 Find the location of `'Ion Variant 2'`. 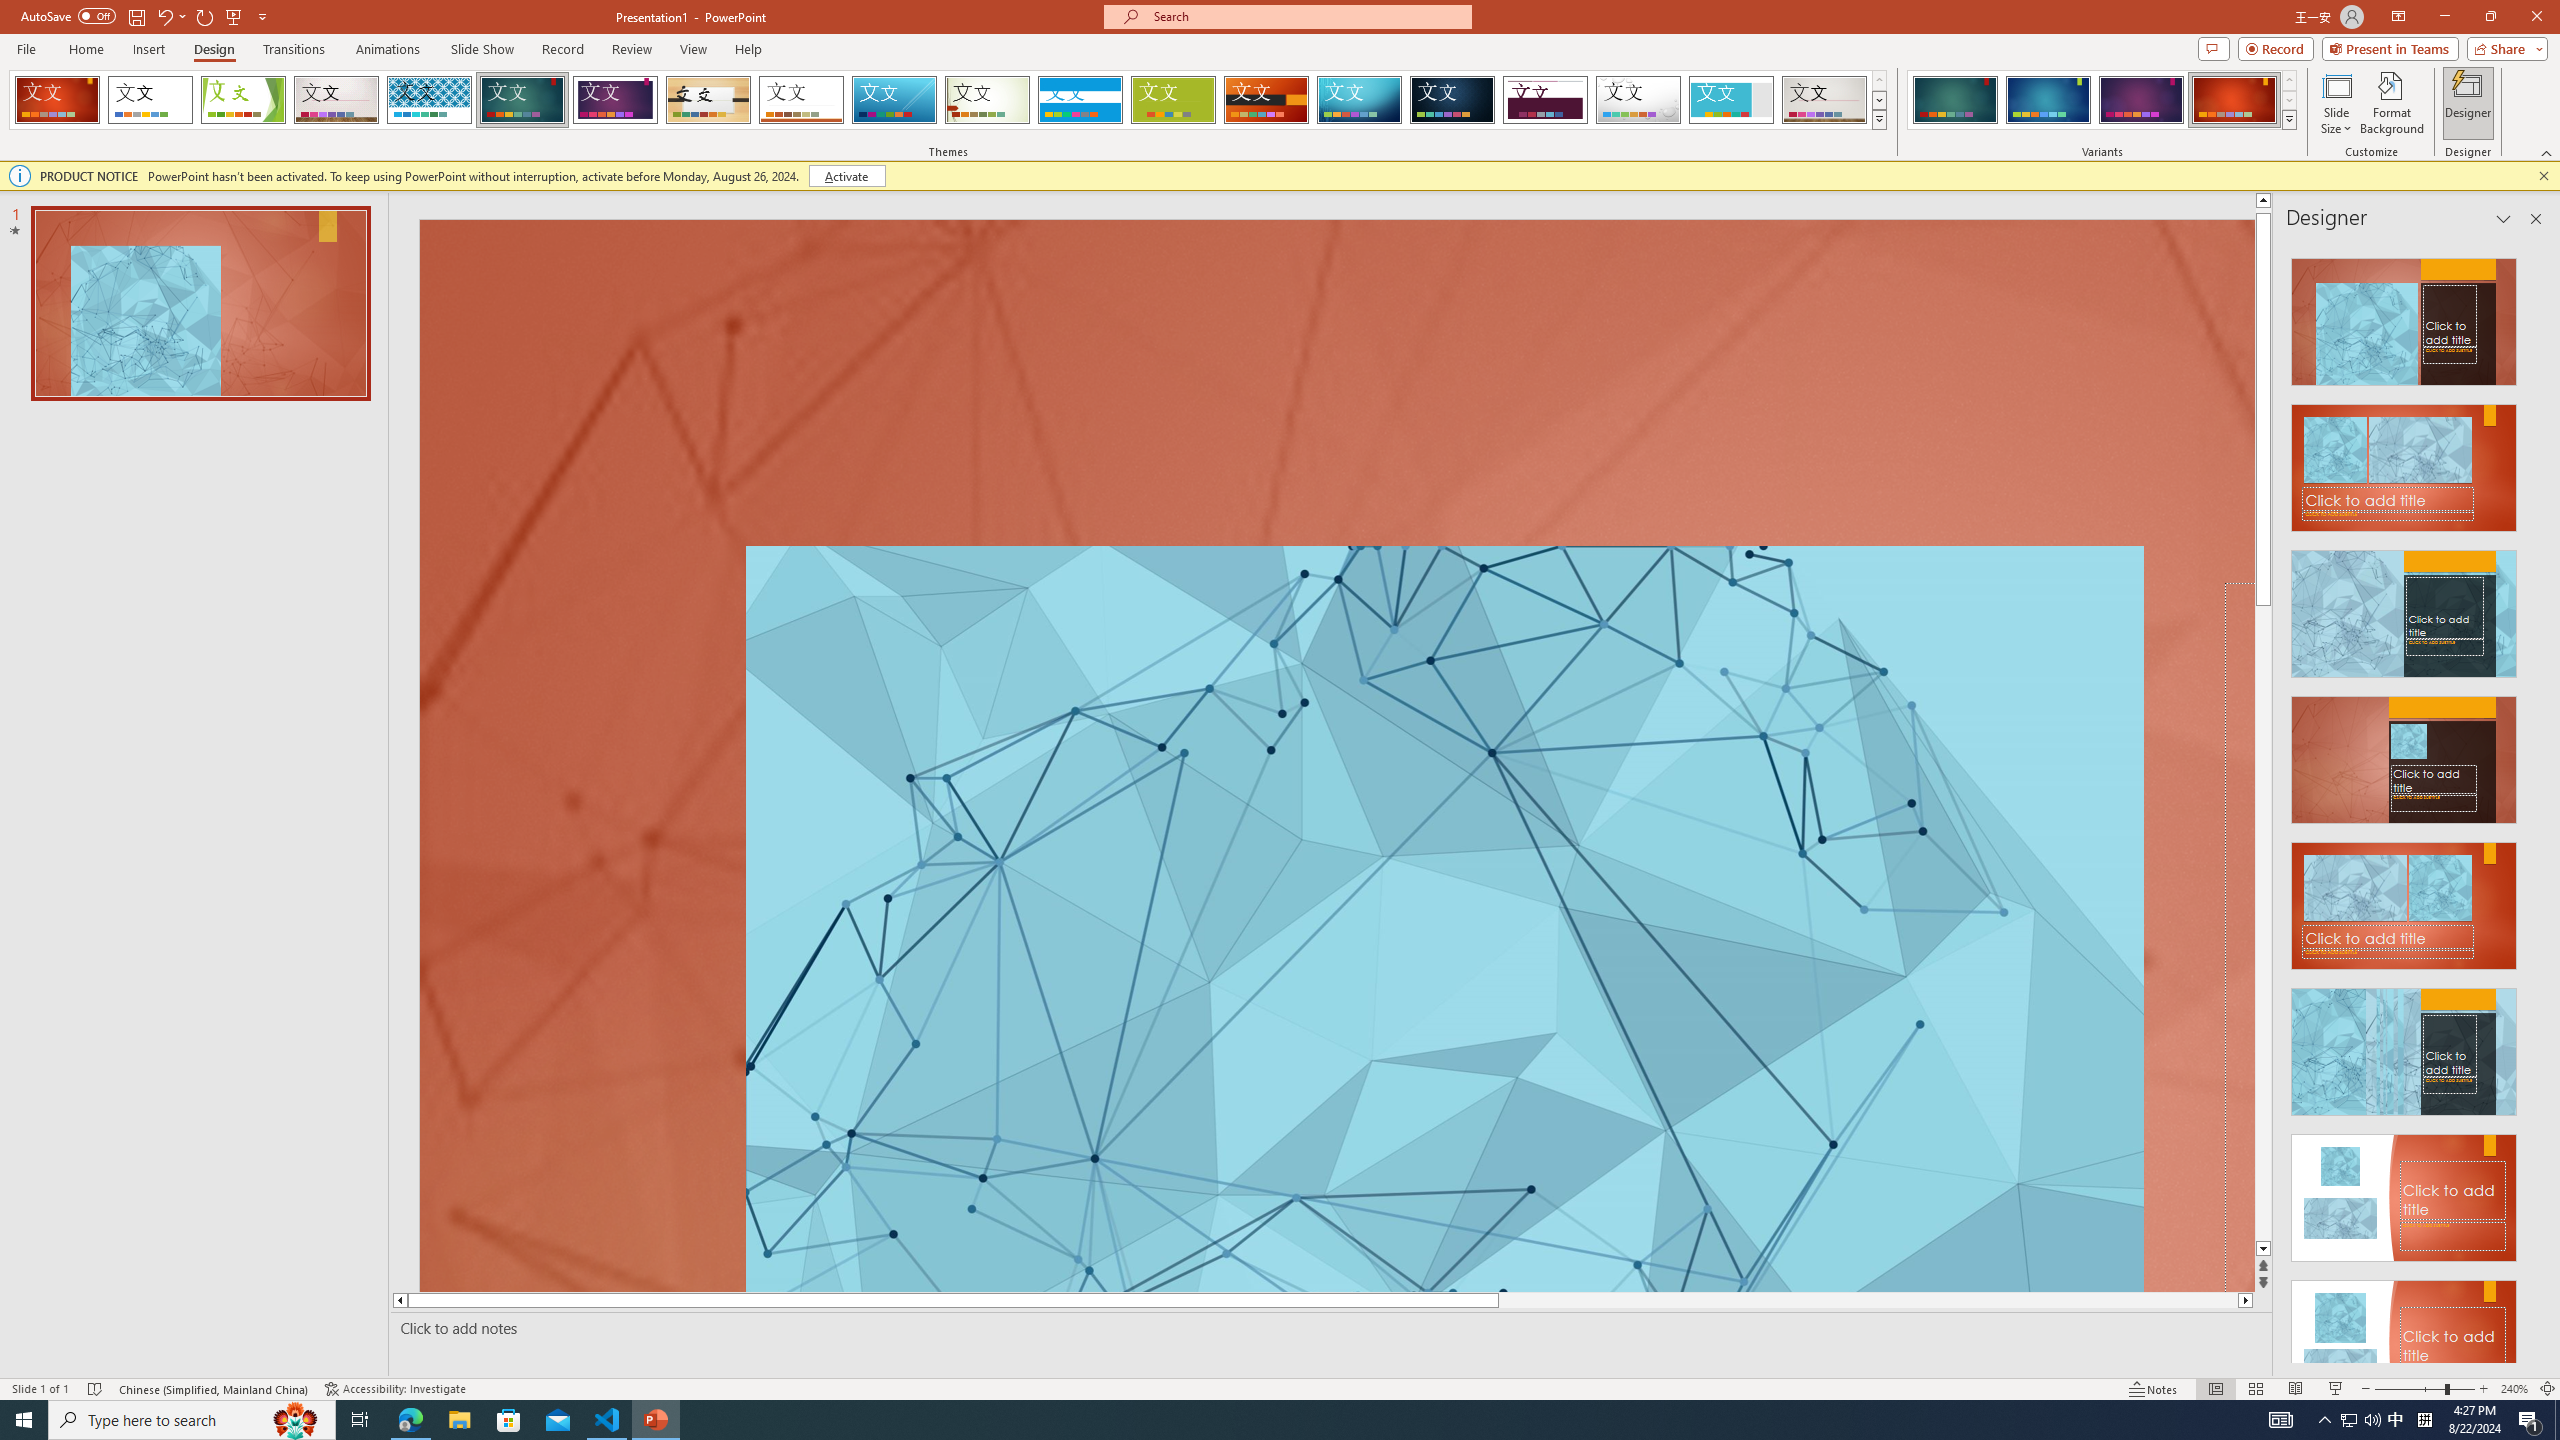

'Ion Variant 2' is located at coordinates (2047, 99).